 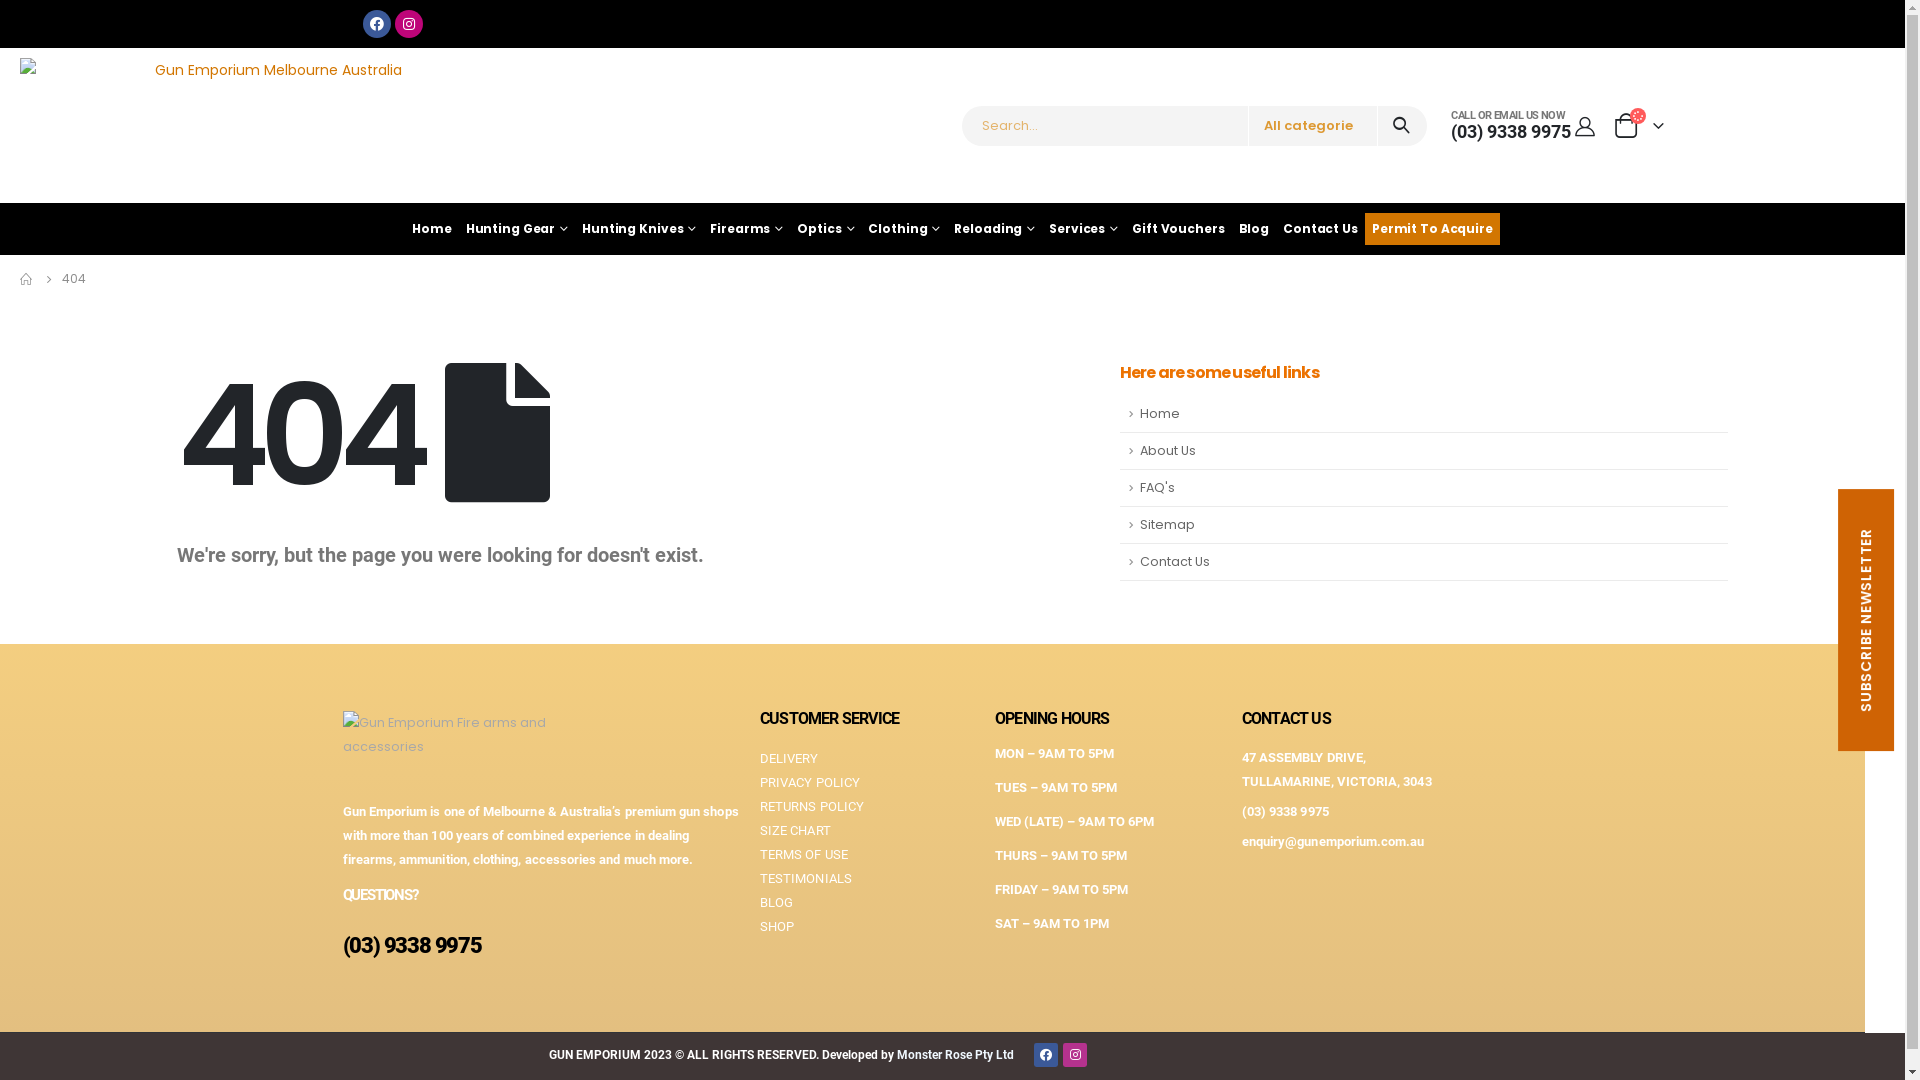 I want to click on 'RETURNS POLICY', so click(x=867, y=805).